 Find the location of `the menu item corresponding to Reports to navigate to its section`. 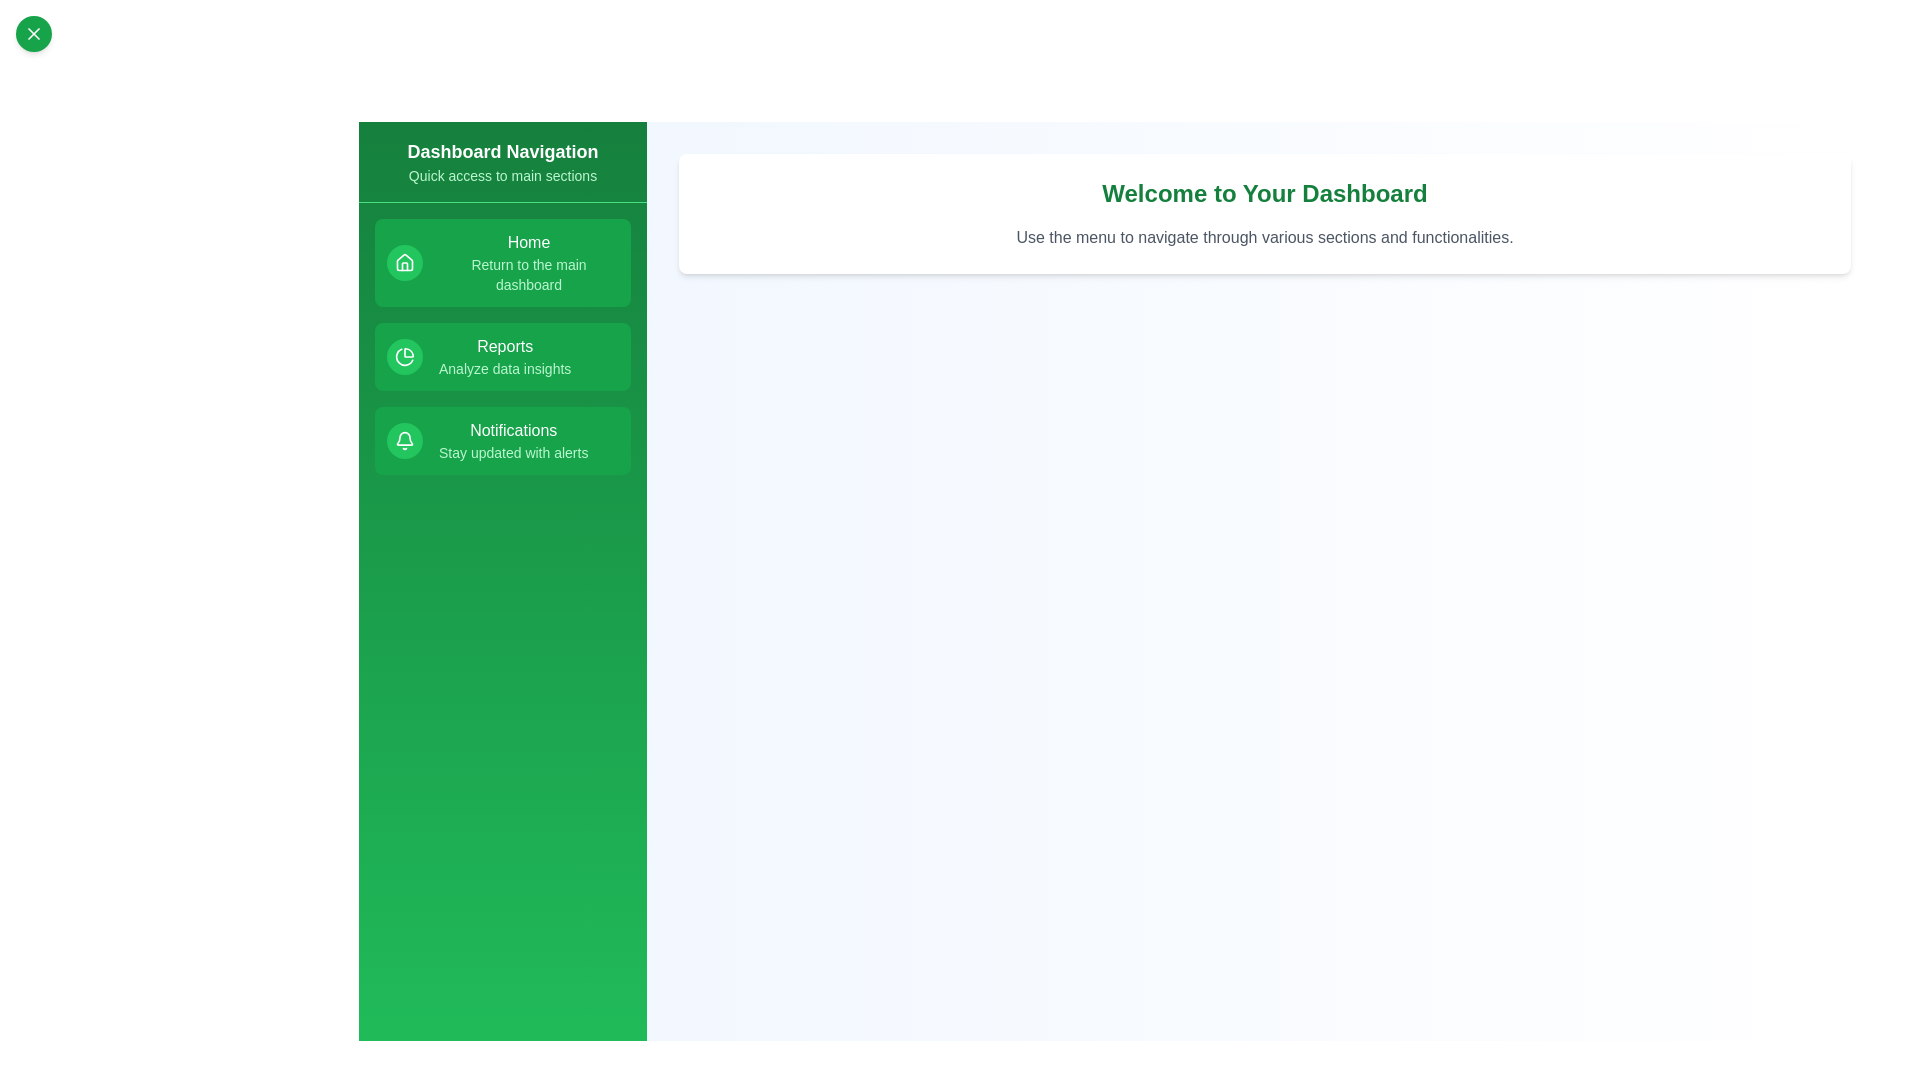

the menu item corresponding to Reports to navigate to its section is located at coordinates (503, 356).